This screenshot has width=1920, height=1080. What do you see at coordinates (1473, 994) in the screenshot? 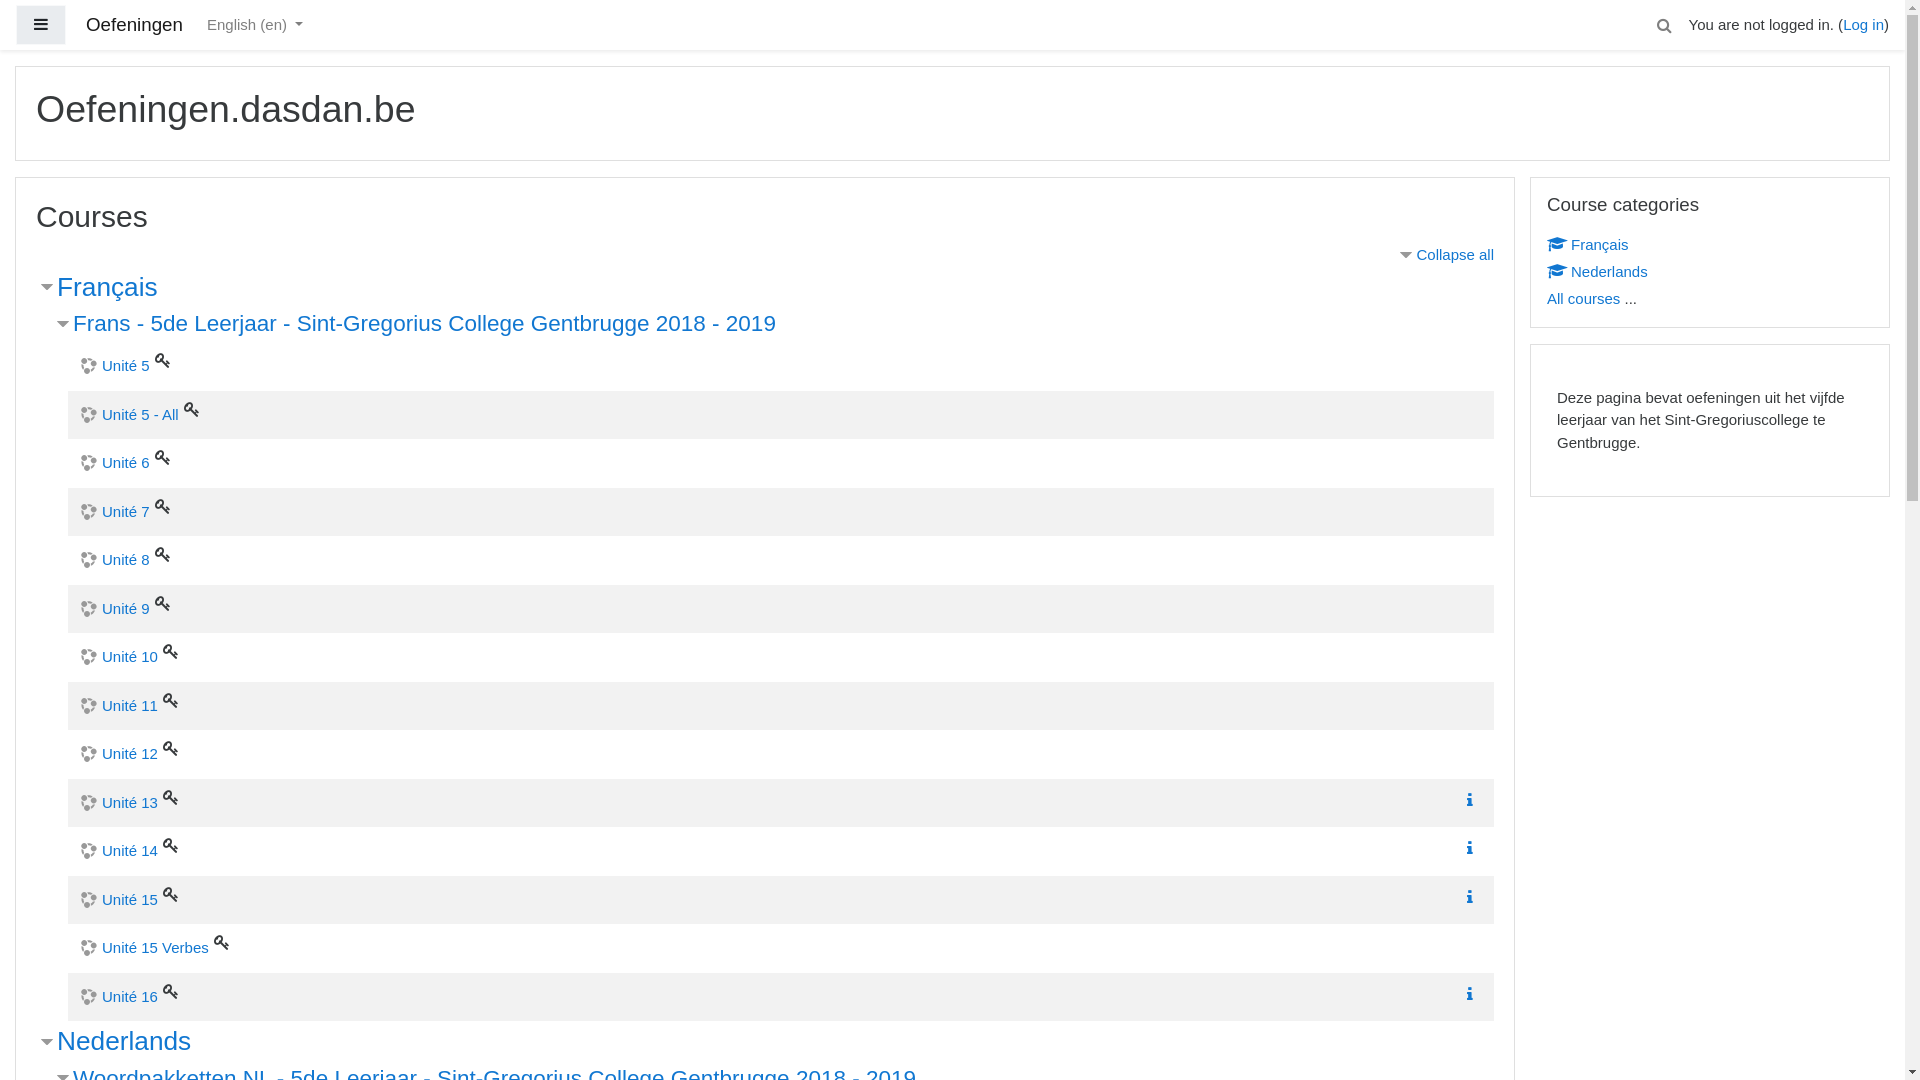
I see `'Summary'` at bounding box center [1473, 994].